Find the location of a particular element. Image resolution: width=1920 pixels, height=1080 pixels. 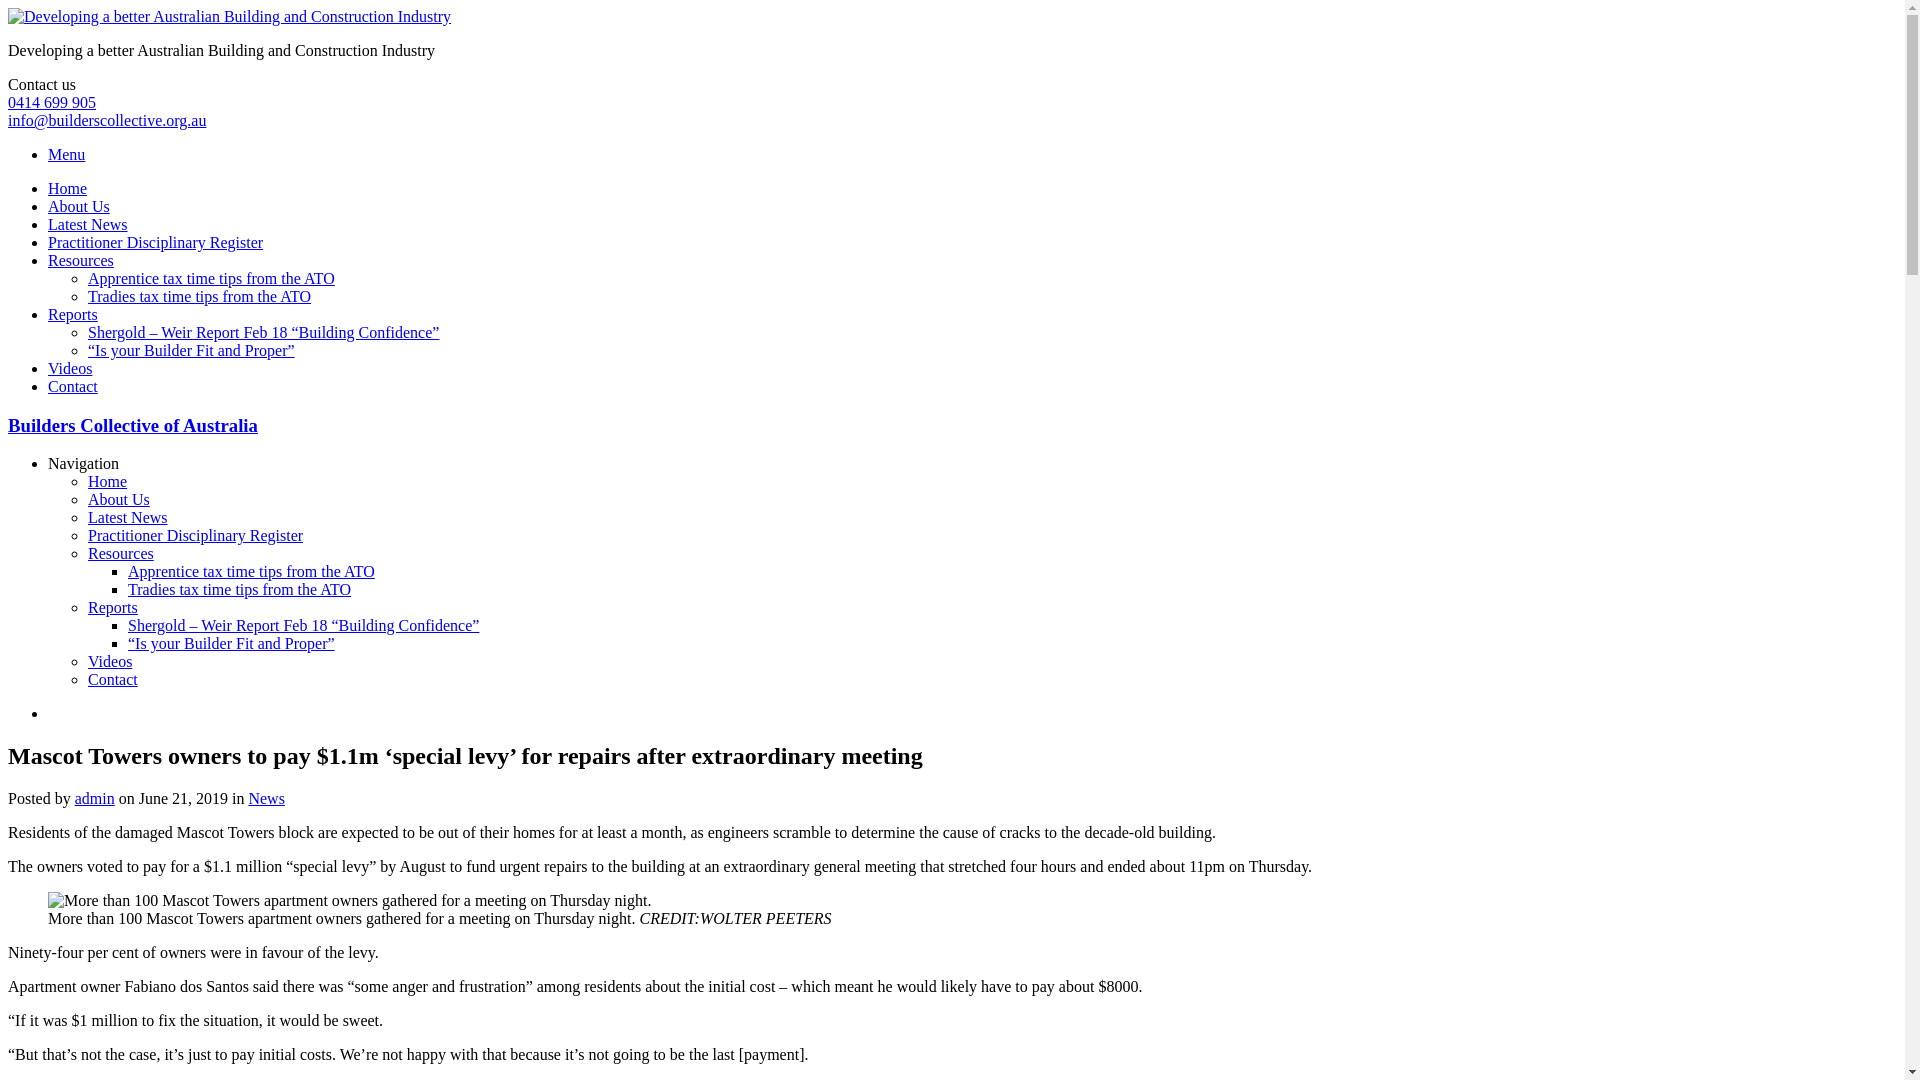

'Tradies tax time tips from the ATO' is located at coordinates (239, 588).